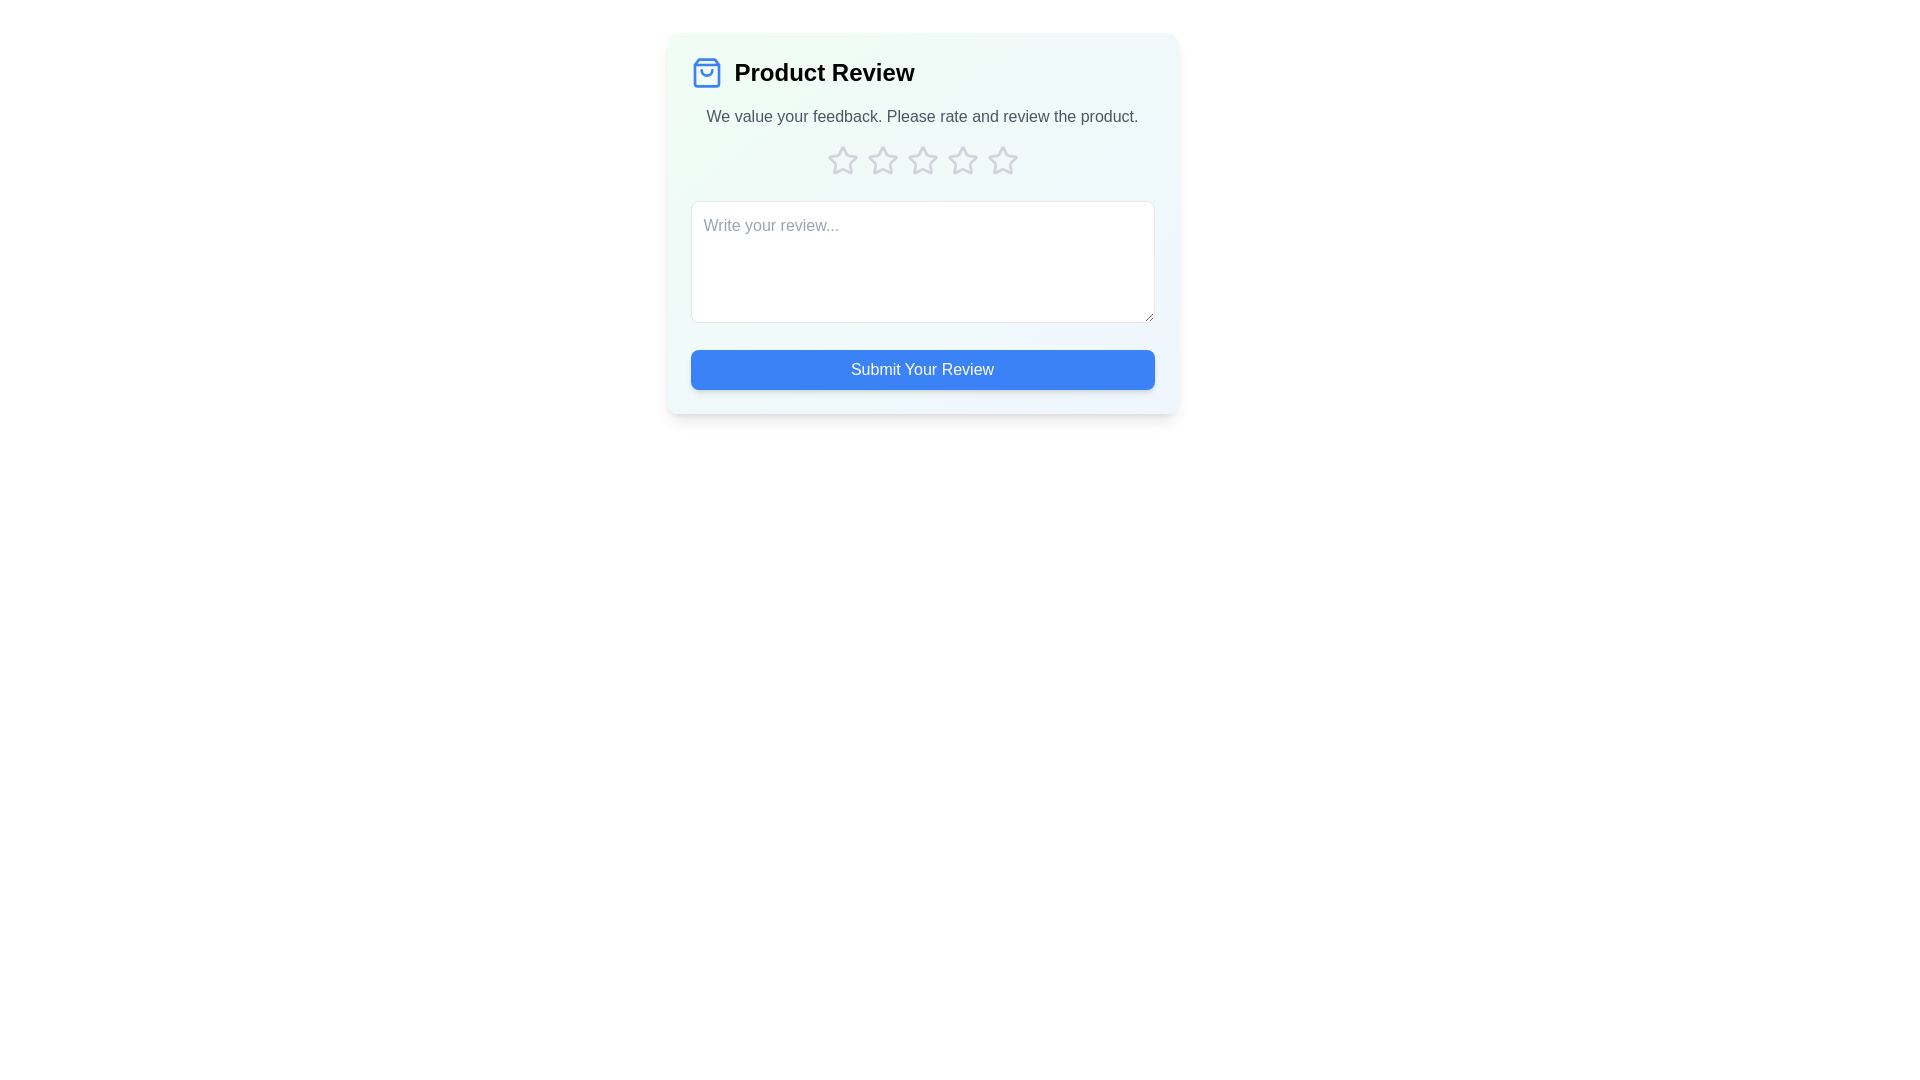  What do you see at coordinates (842, 159) in the screenshot?
I see `the first star-shaped rating icon with a hollow center, styled in gray, located within the product review modal` at bounding box center [842, 159].